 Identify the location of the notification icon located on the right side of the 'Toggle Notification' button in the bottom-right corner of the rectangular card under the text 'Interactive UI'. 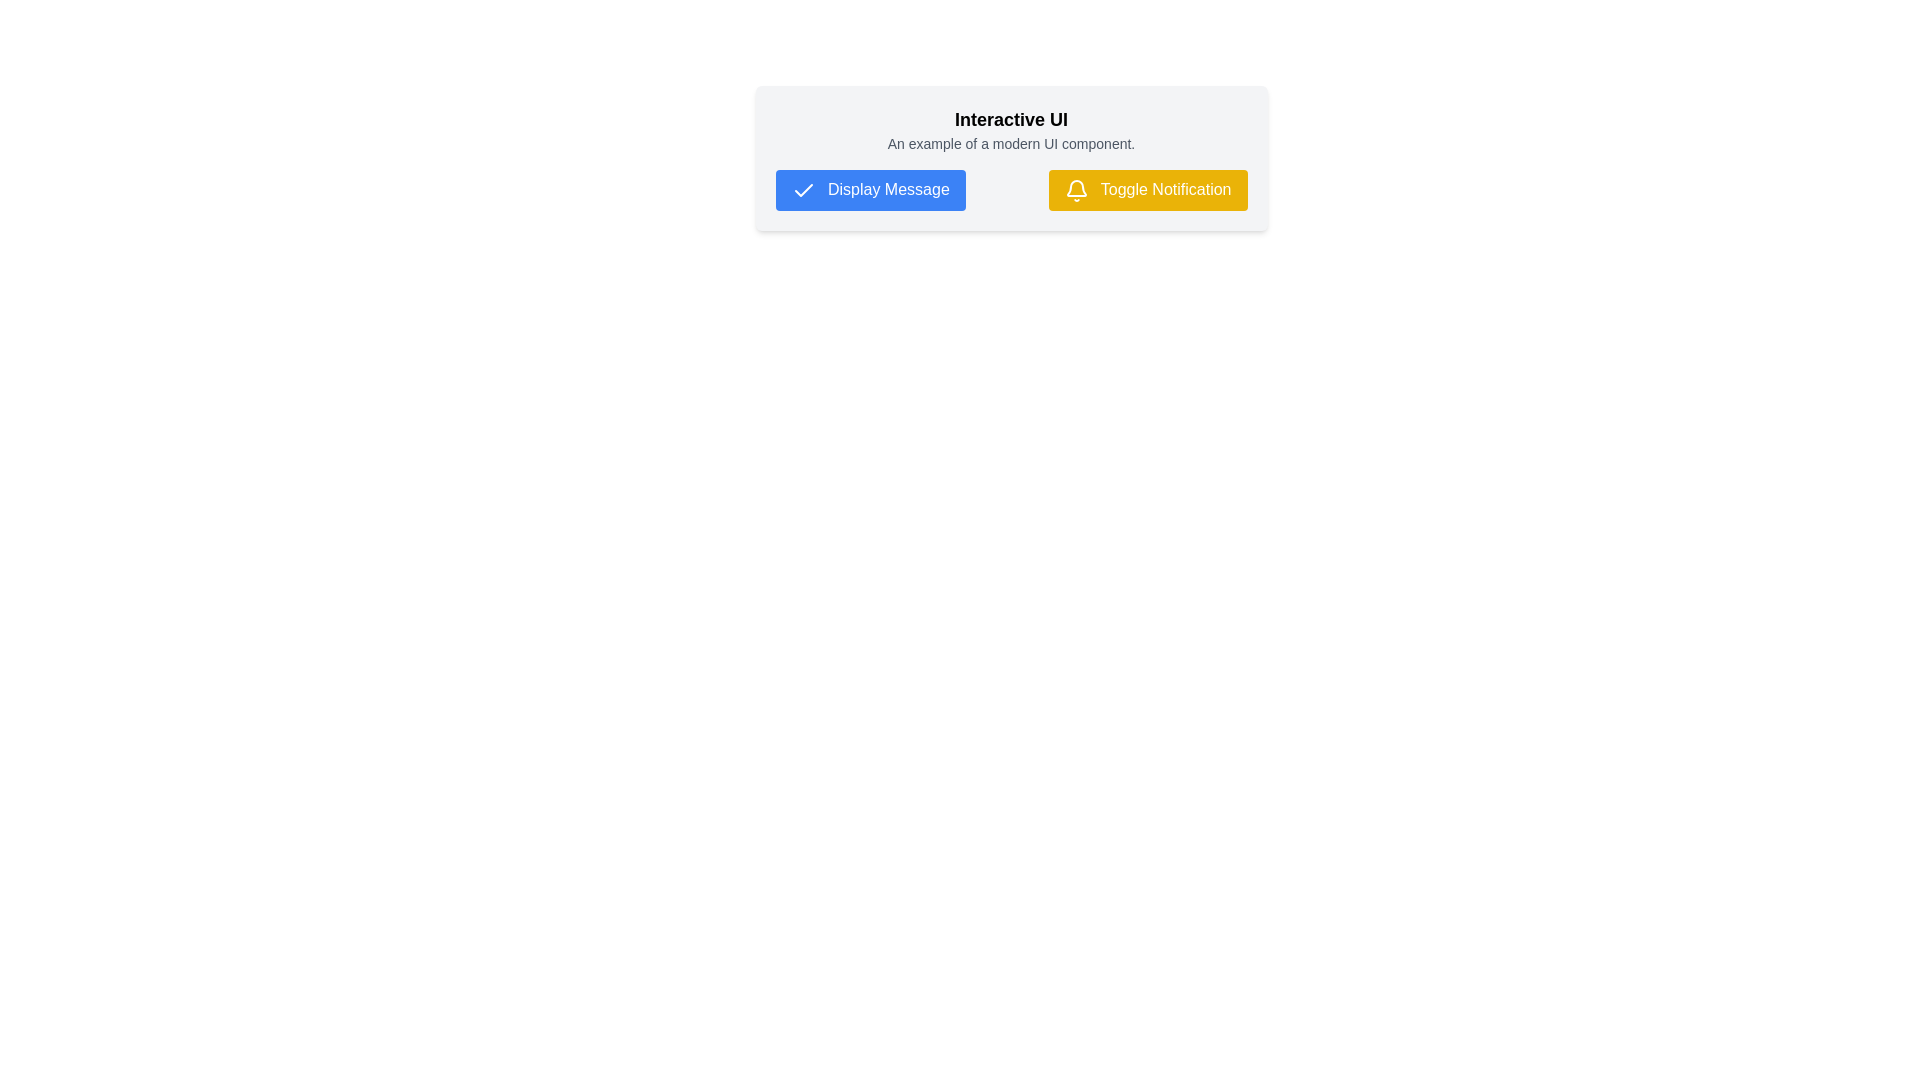
(1075, 190).